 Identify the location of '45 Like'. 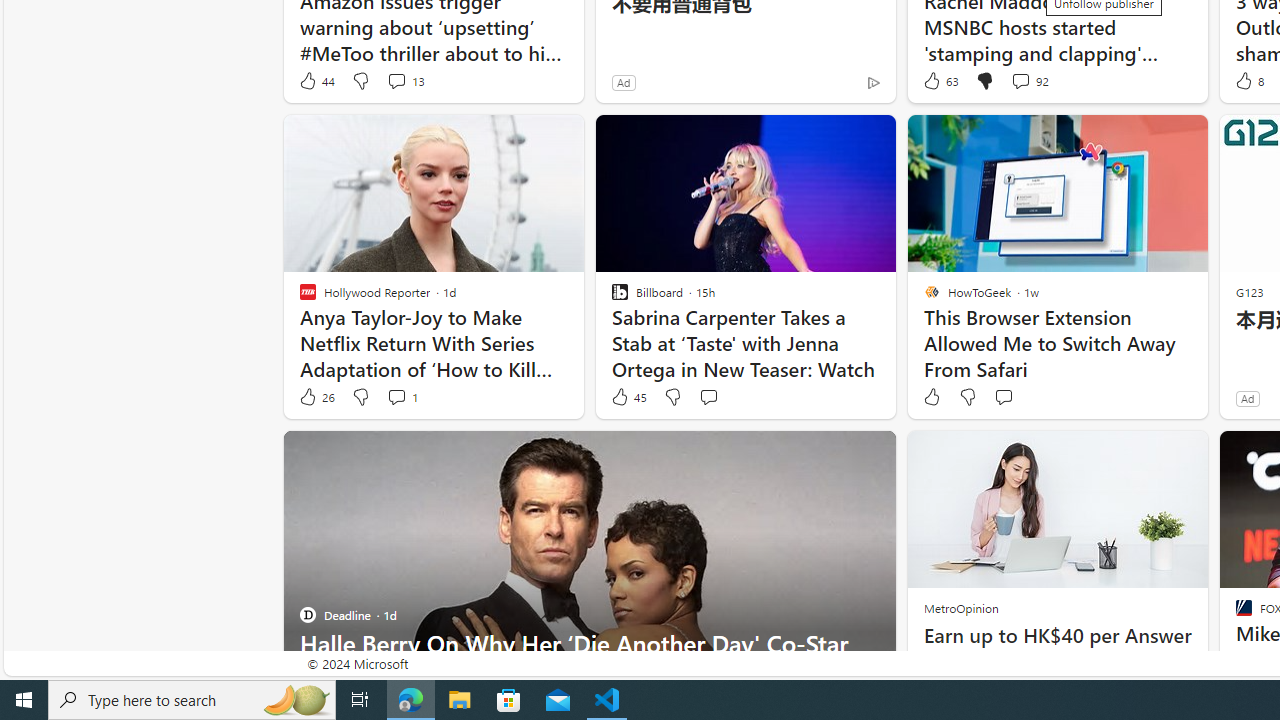
(627, 397).